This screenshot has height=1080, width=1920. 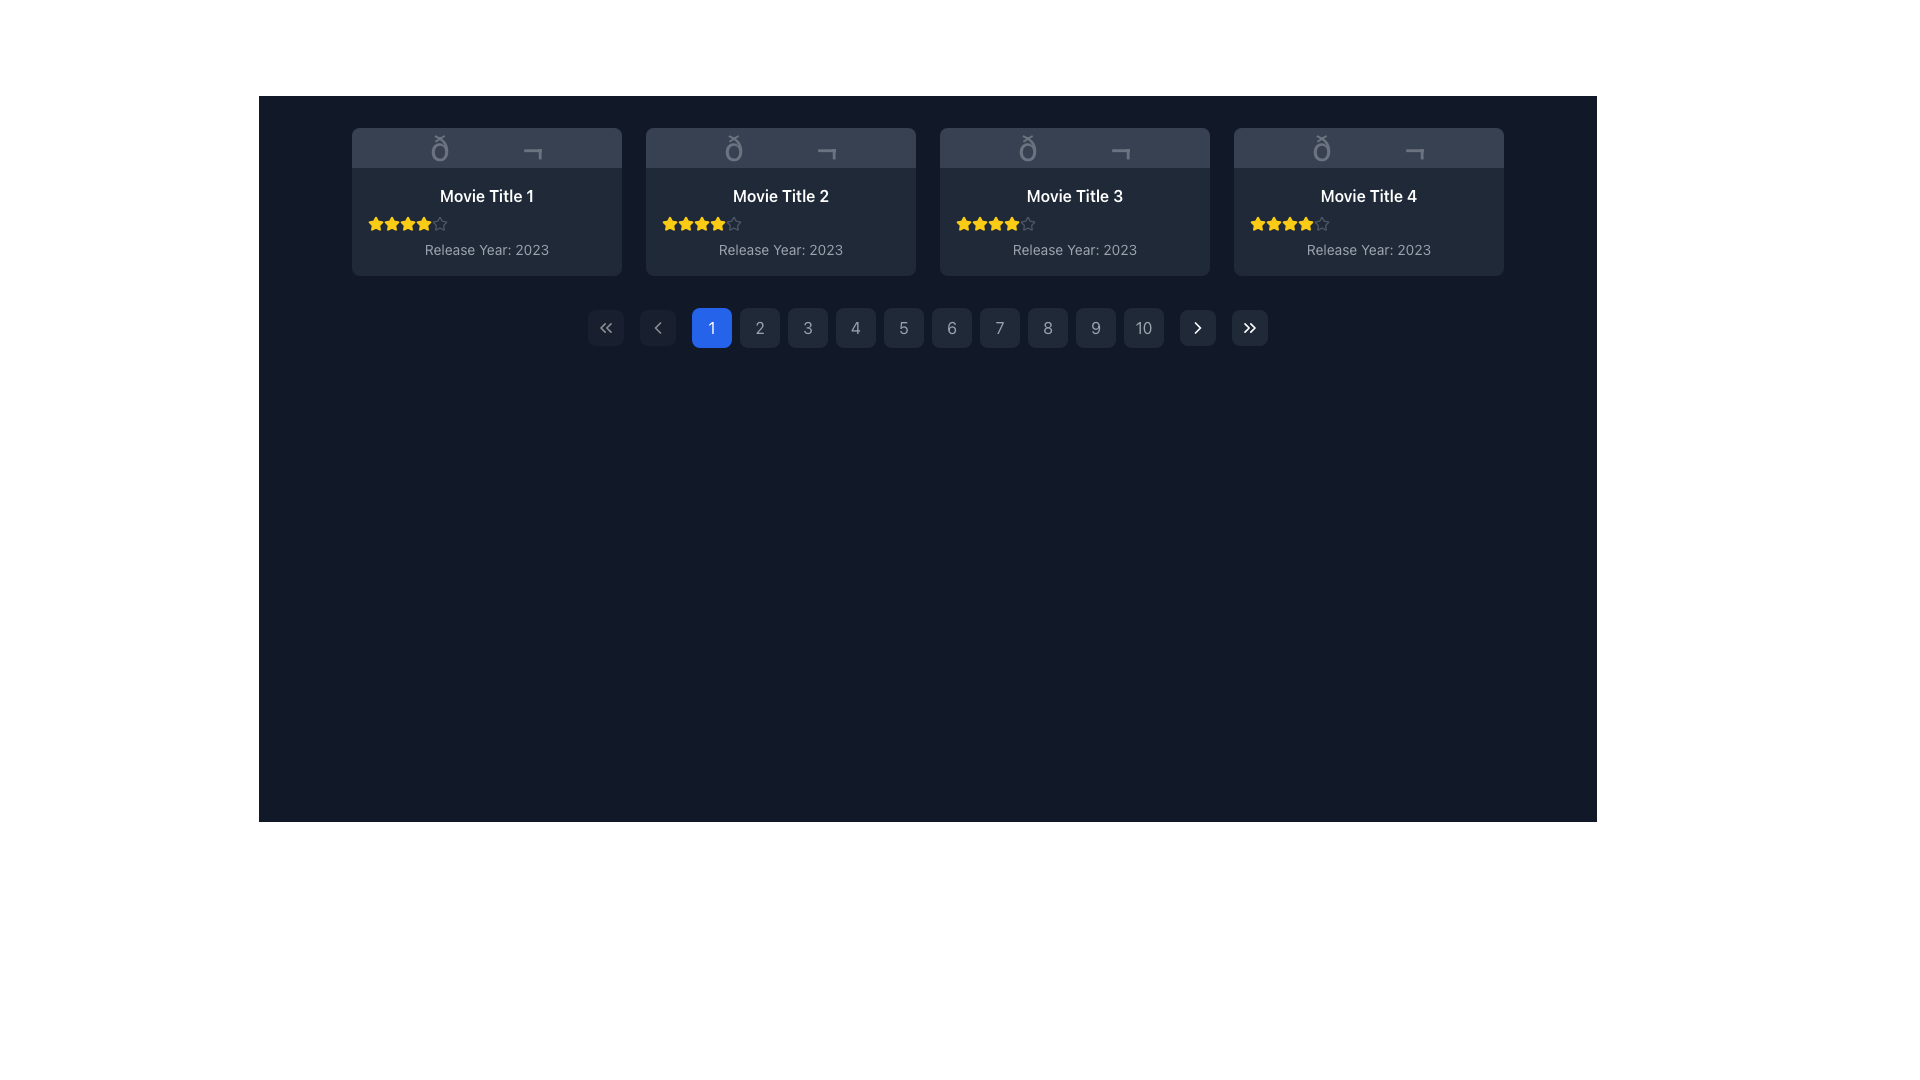 What do you see at coordinates (407, 223) in the screenshot?
I see `the third star icon in the rating system for 'Movie Title 1', located in the top-left corner of the first movie card` at bounding box center [407, 223].